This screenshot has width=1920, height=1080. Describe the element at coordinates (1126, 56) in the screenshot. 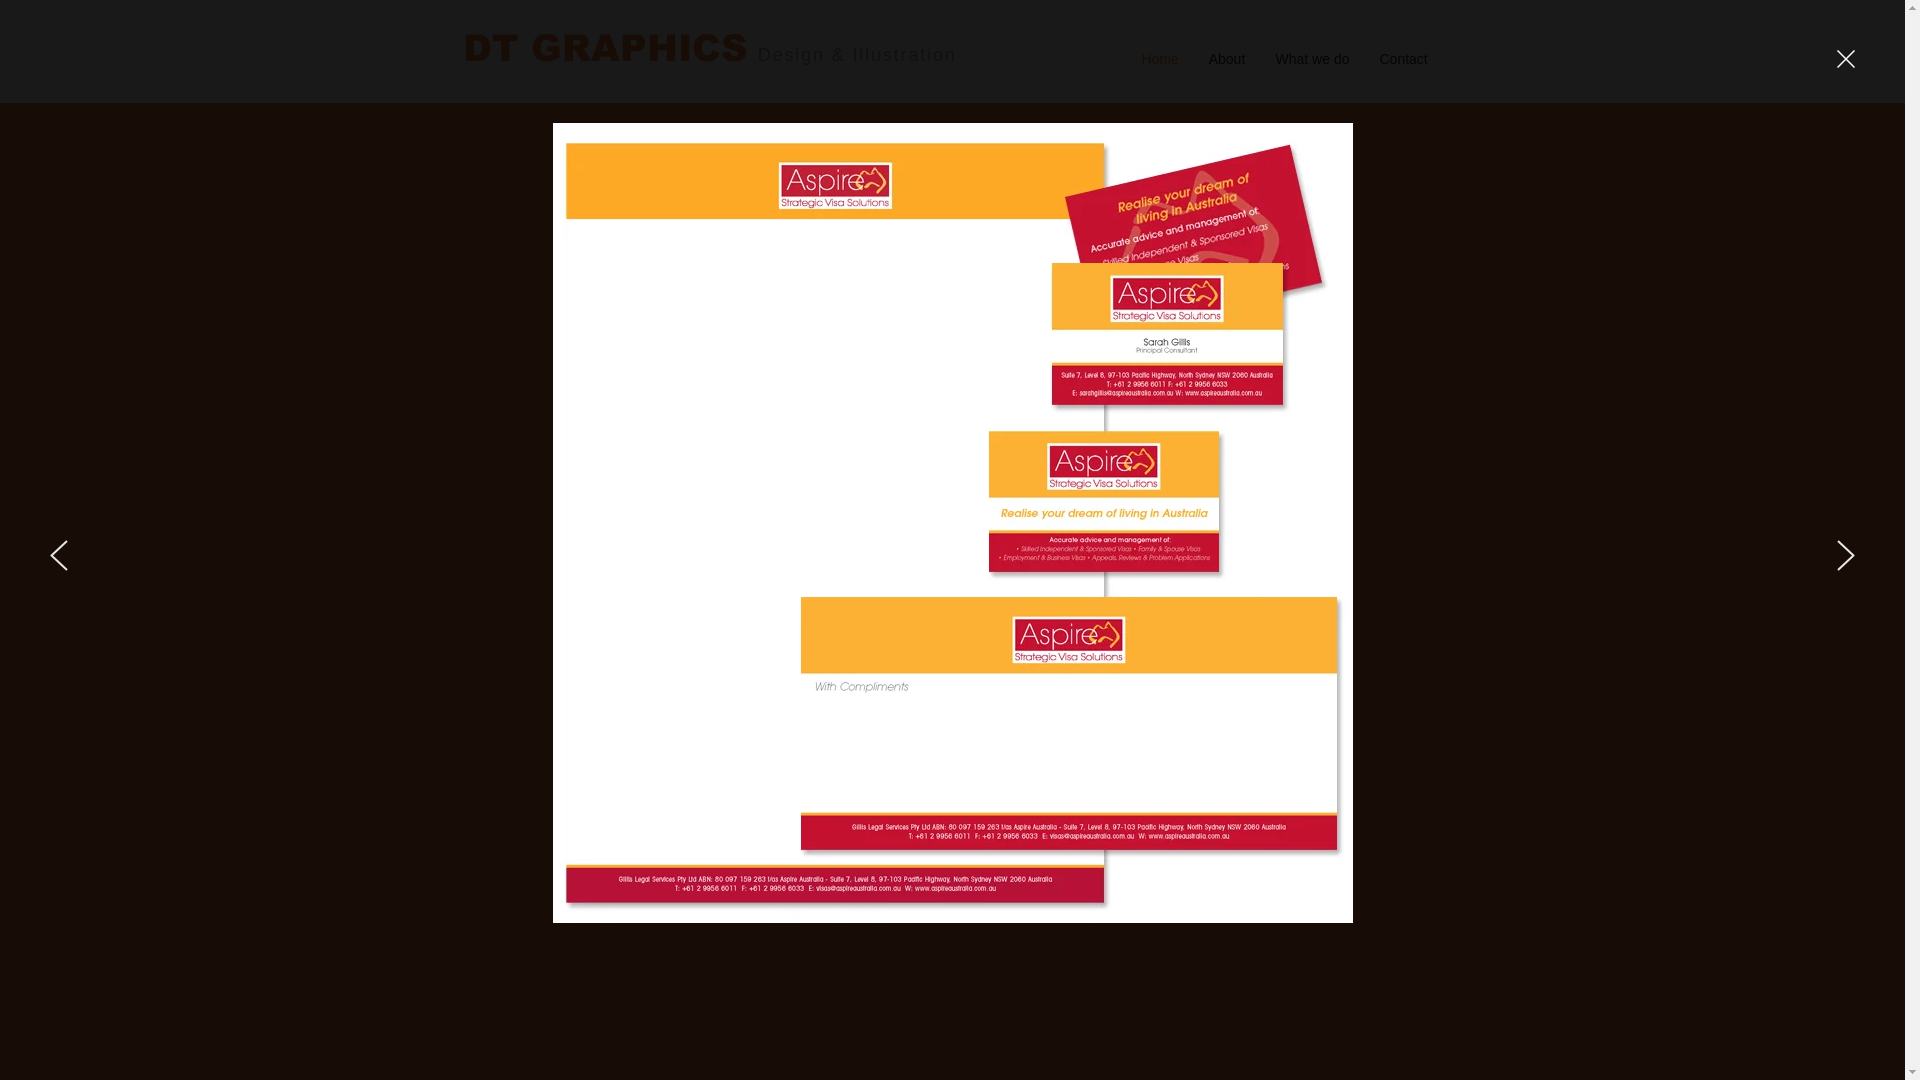

I see `'Home'` at that location.